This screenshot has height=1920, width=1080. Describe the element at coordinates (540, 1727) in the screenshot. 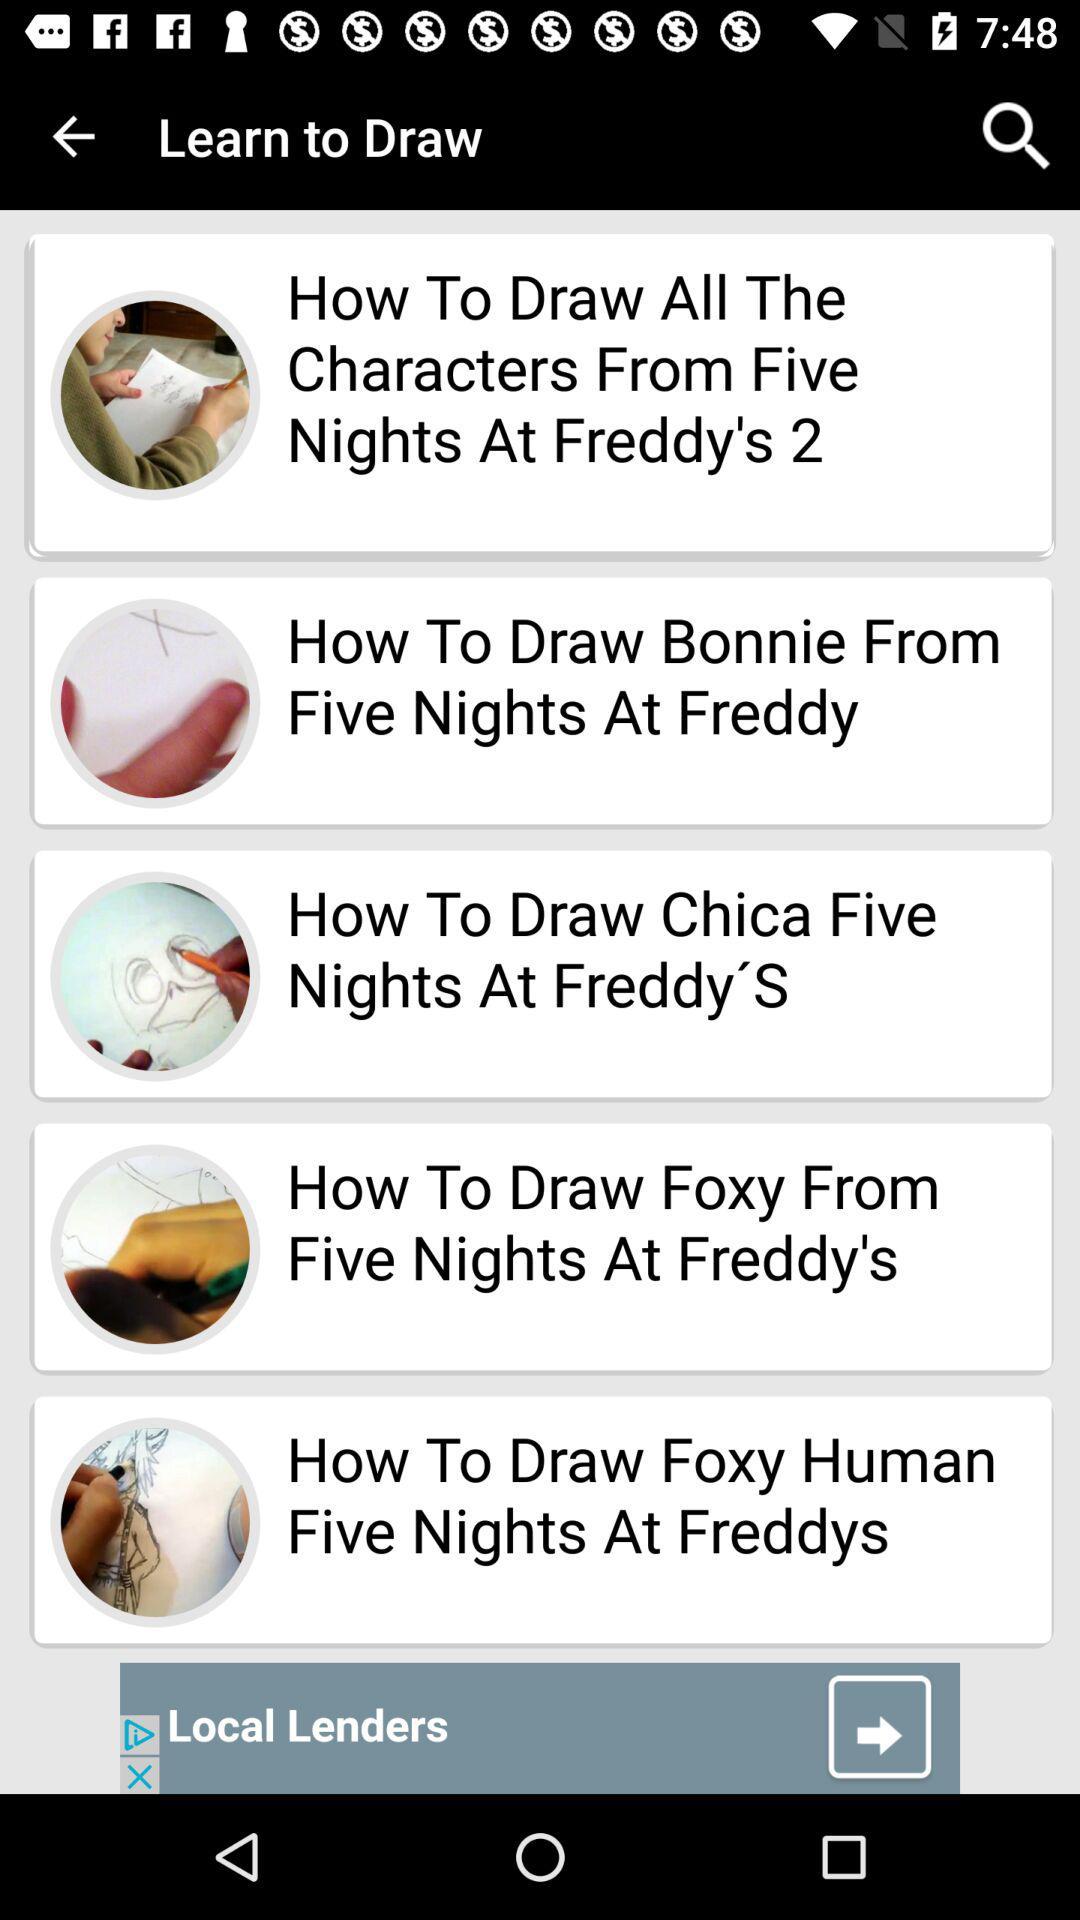

I see `advertisement` at that location.